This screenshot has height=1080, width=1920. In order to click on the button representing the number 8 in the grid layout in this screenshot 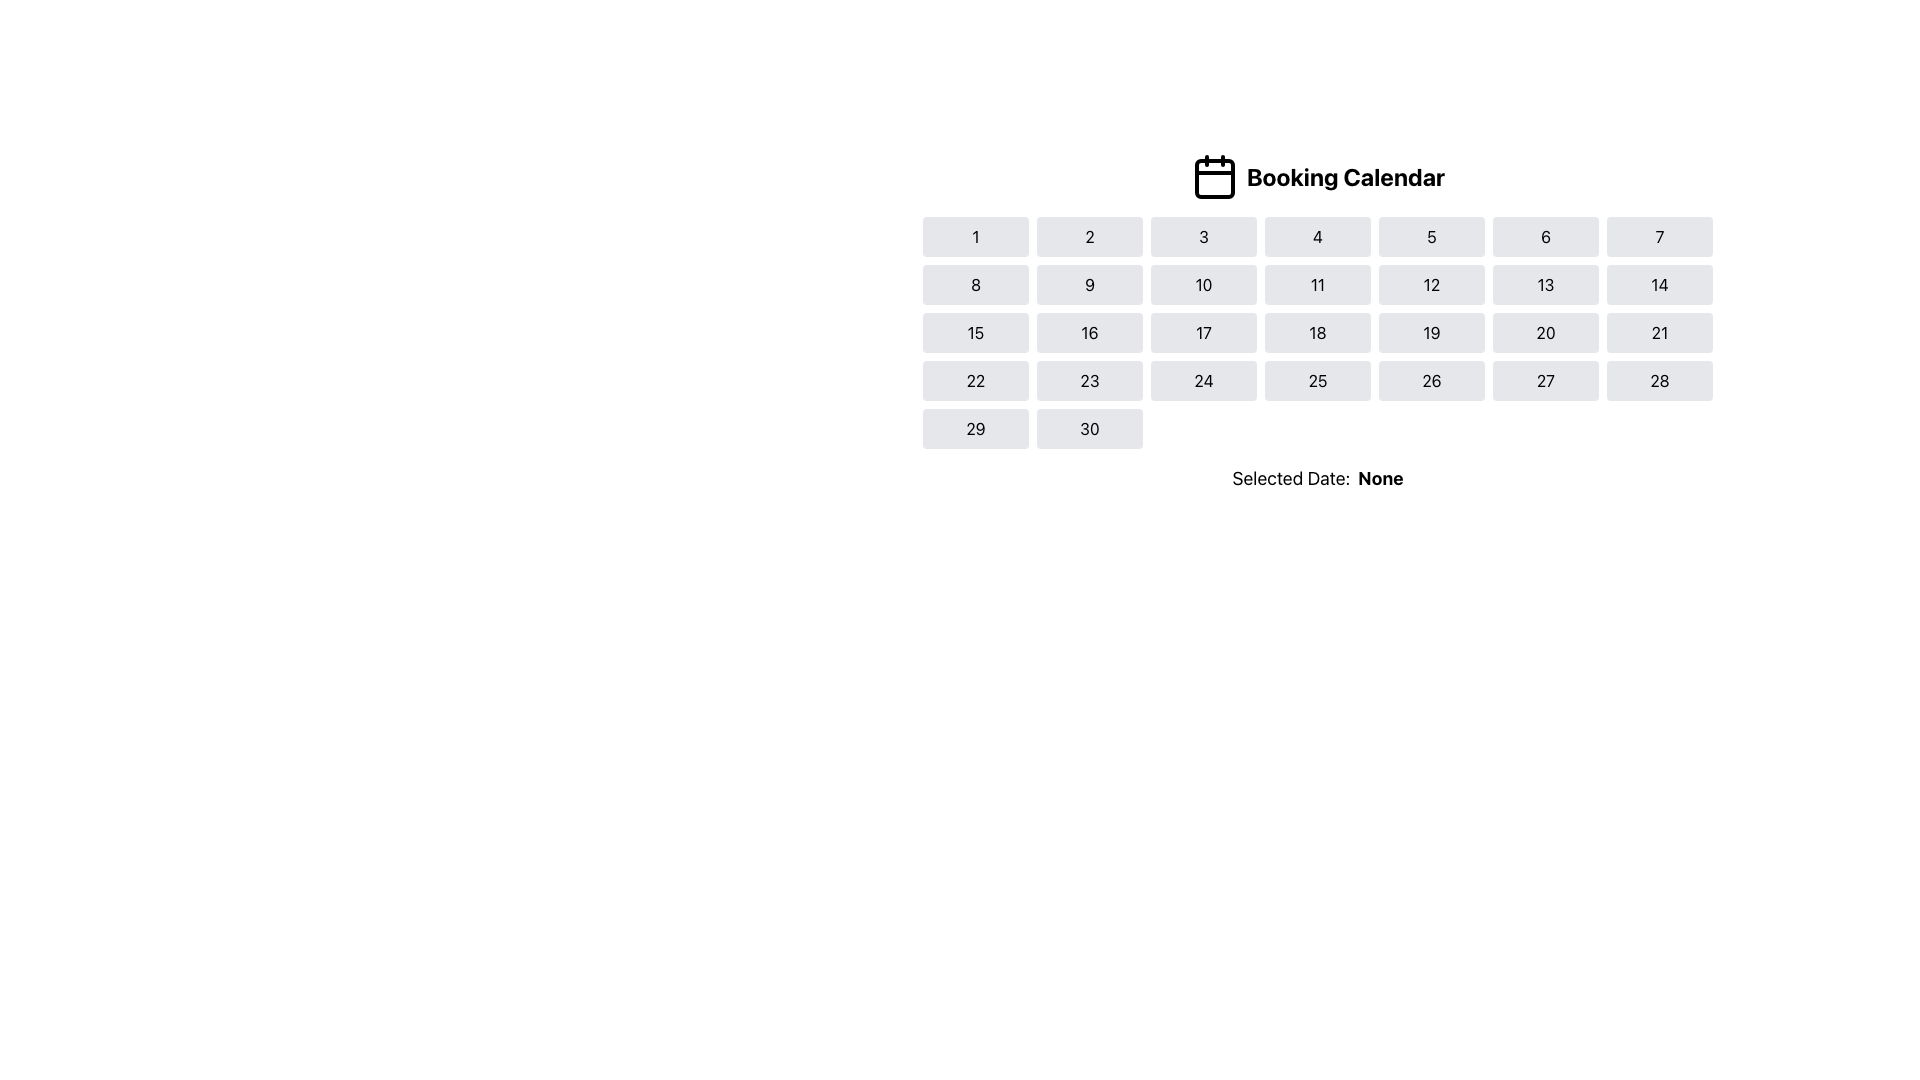, I will do `click(975, 285)`.